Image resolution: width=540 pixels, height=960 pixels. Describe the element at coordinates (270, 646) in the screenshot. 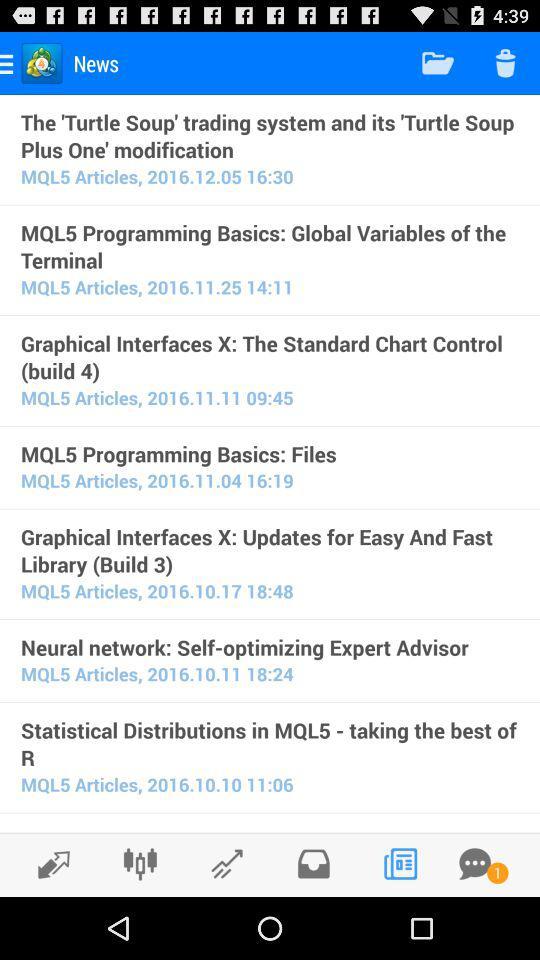

I see `the item below the mql5 articles 2016 icon` at that location.